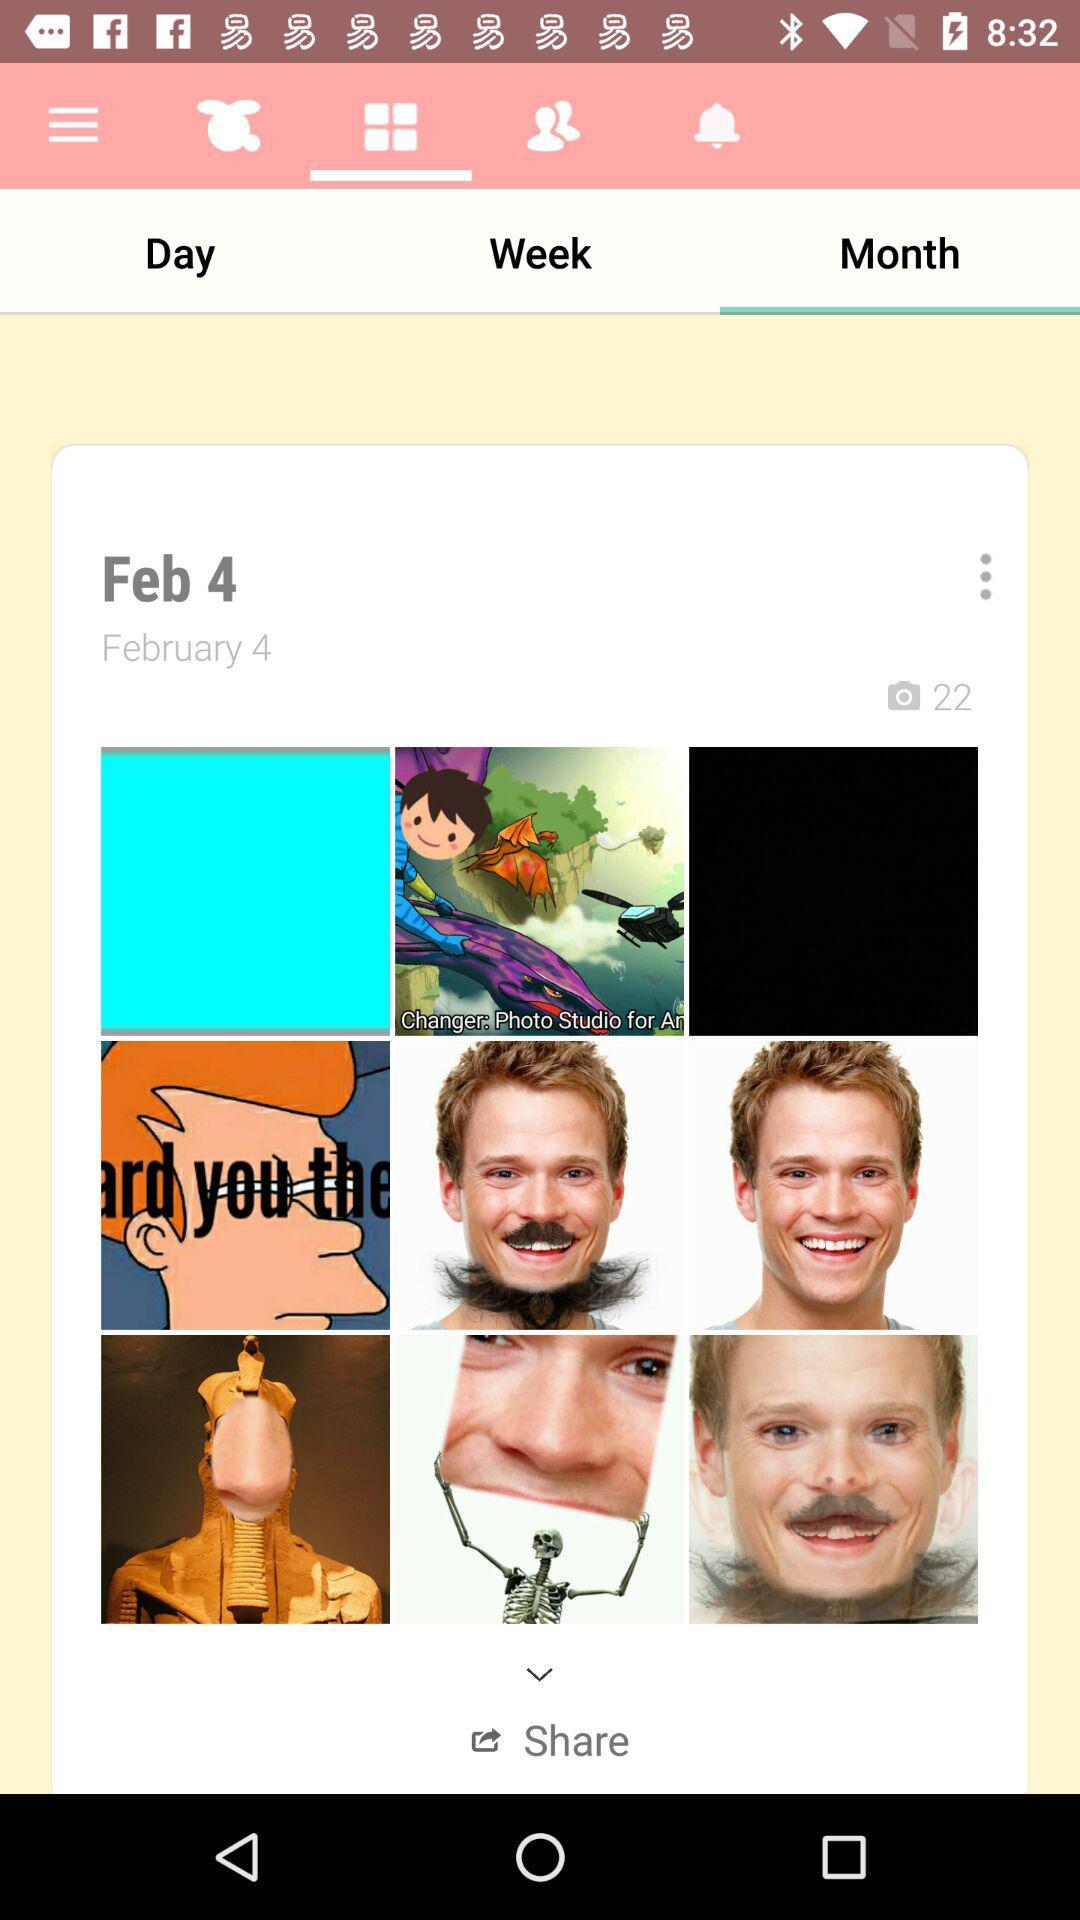 The height and width of the screenshot is (1920, 1080). I want to click on the item to the right of the feb 4 icon, so click(971, 575).